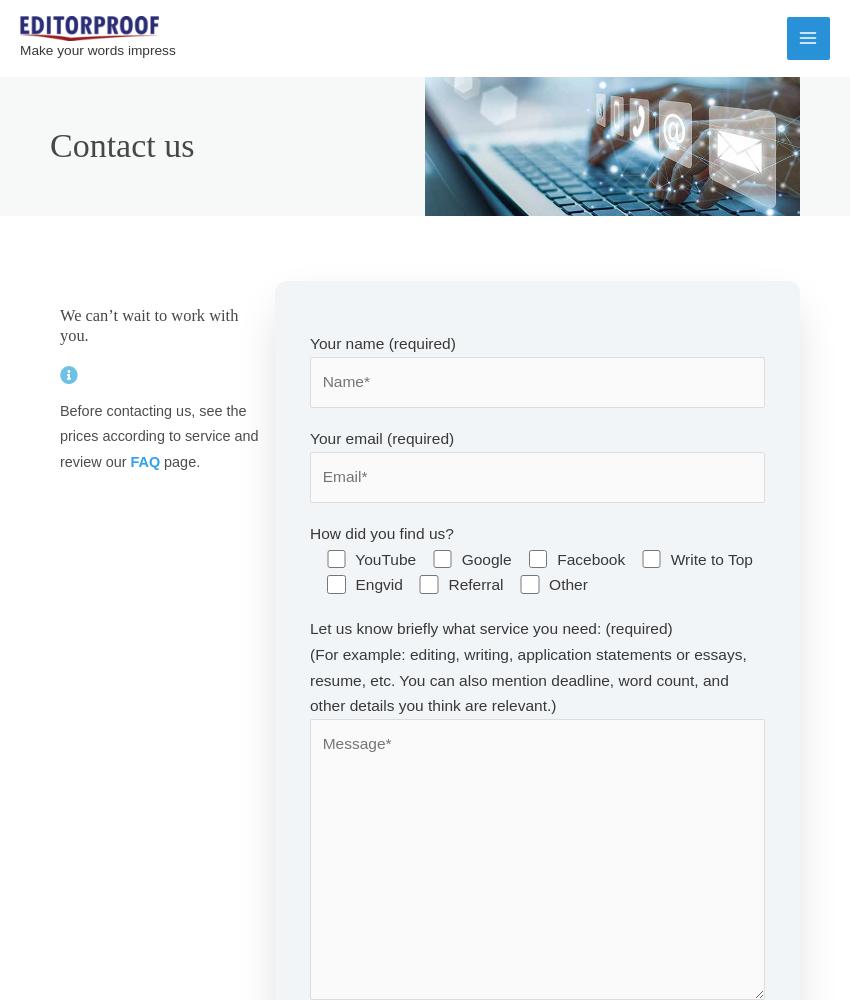 The height and width of the screenshot is (1000, 850). Describe the element at coordinates (120, 145) in the screenshot. I see `'Contact us​'` at that location.